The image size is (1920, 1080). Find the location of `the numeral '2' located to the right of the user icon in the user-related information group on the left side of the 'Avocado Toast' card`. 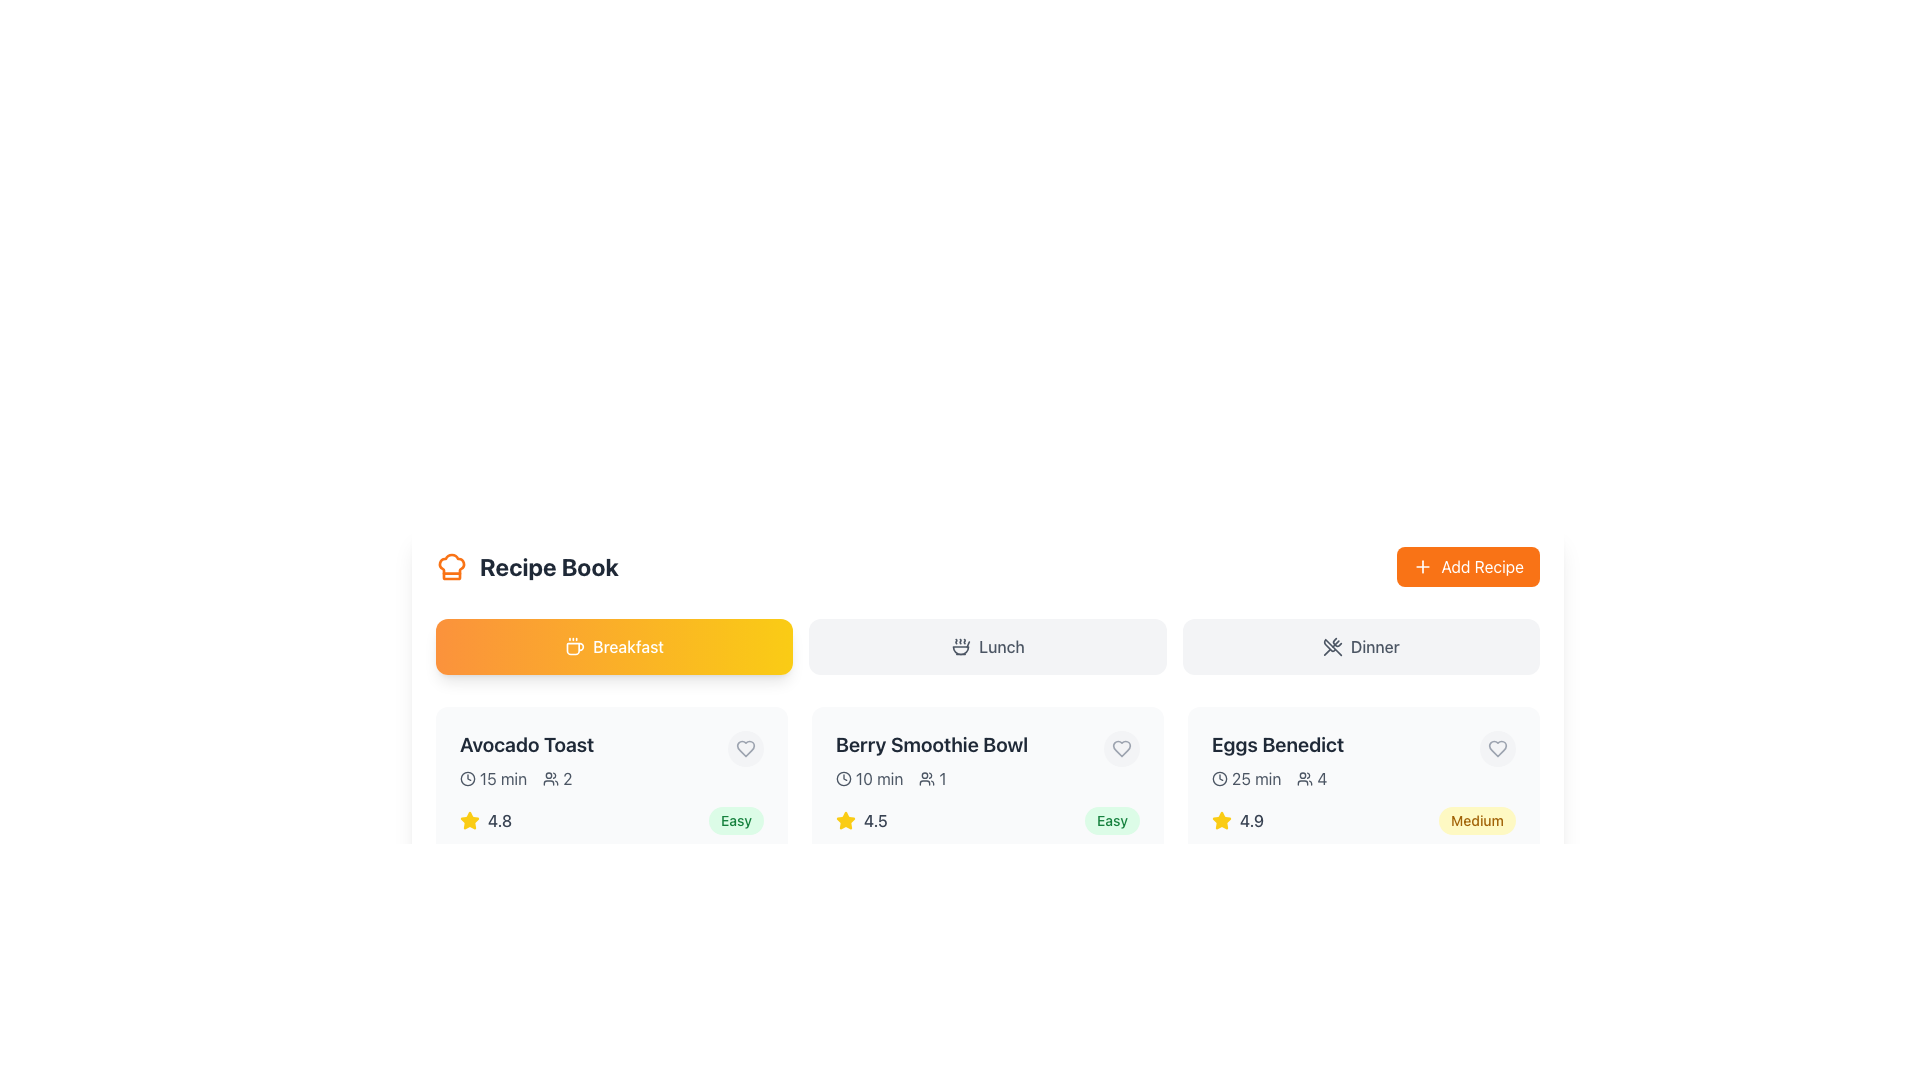

the numeral '2' located to the right of the user icon in the user-related information group on the left side of the 'Avocado Toast' card is located at coordinates (566, 778).